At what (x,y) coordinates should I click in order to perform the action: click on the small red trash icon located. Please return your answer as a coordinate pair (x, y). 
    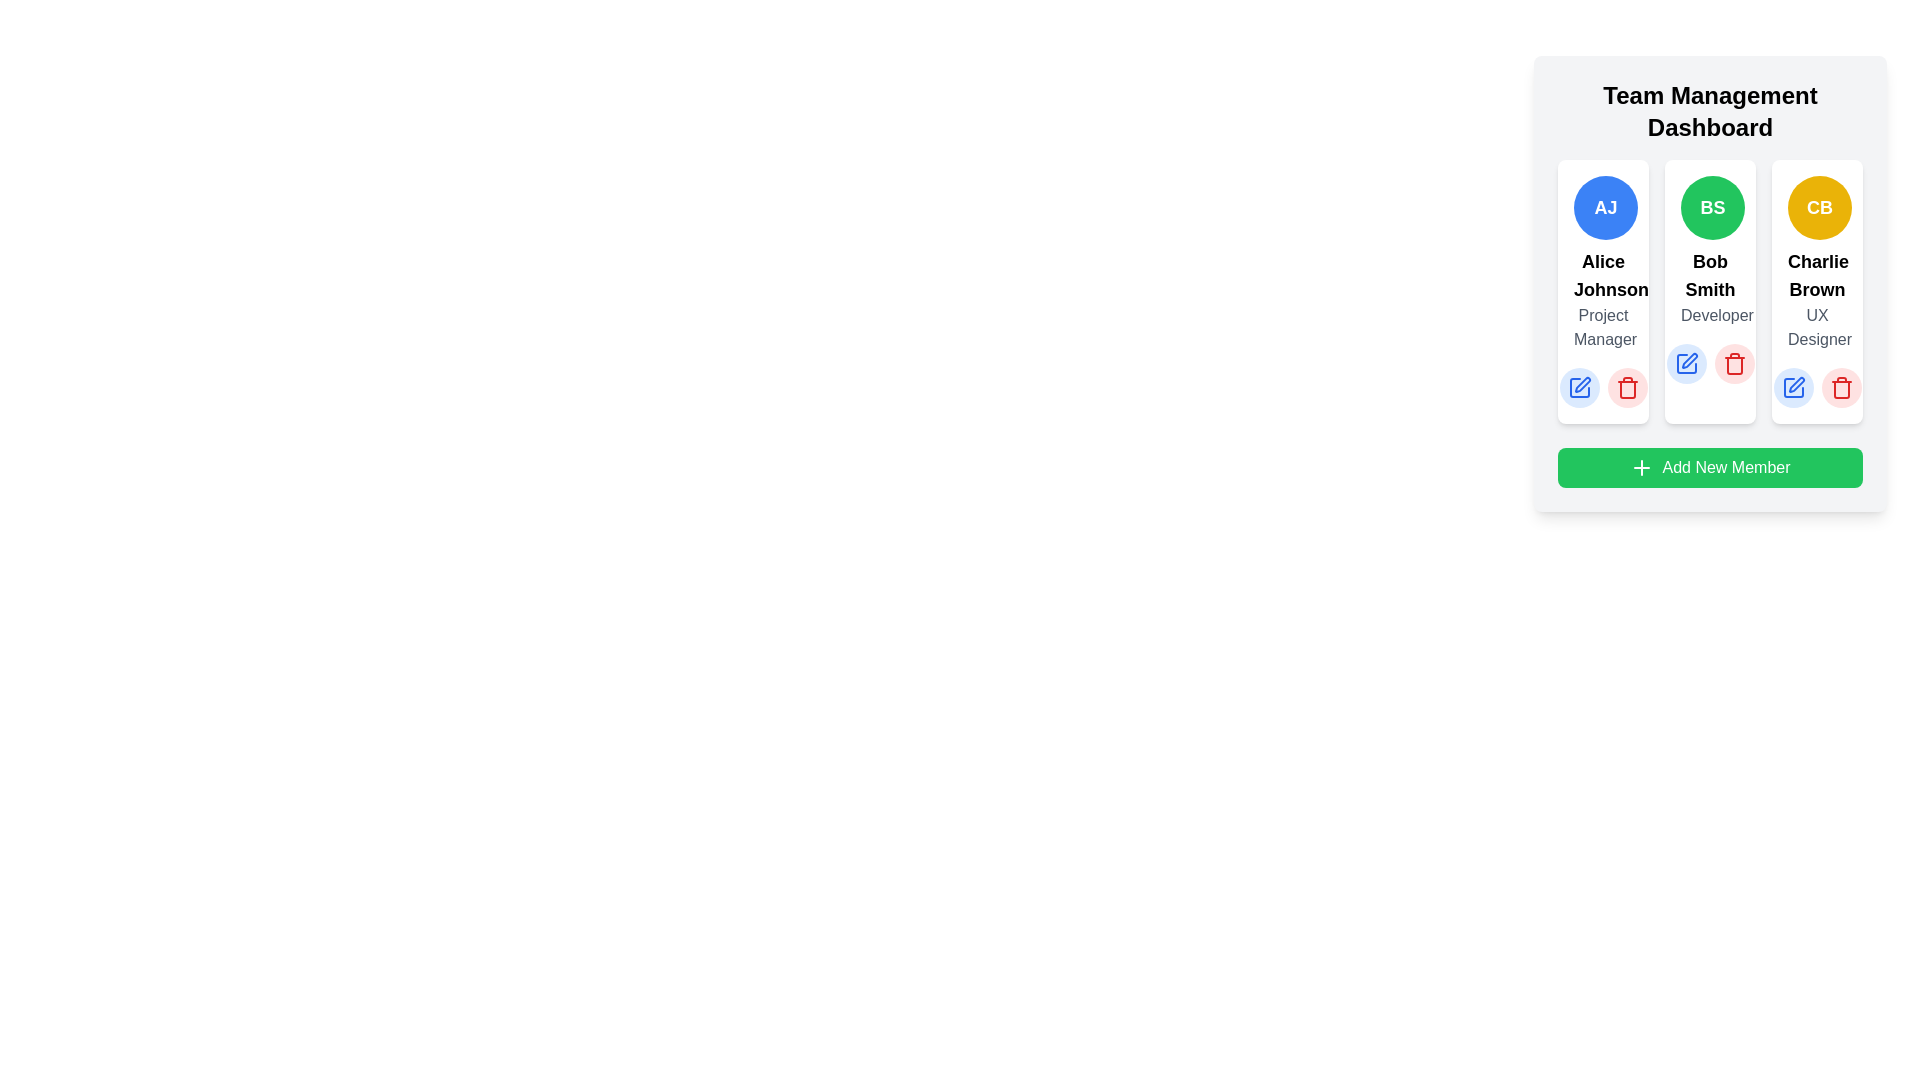
    Looking at the image, I should click on (1627, 388).